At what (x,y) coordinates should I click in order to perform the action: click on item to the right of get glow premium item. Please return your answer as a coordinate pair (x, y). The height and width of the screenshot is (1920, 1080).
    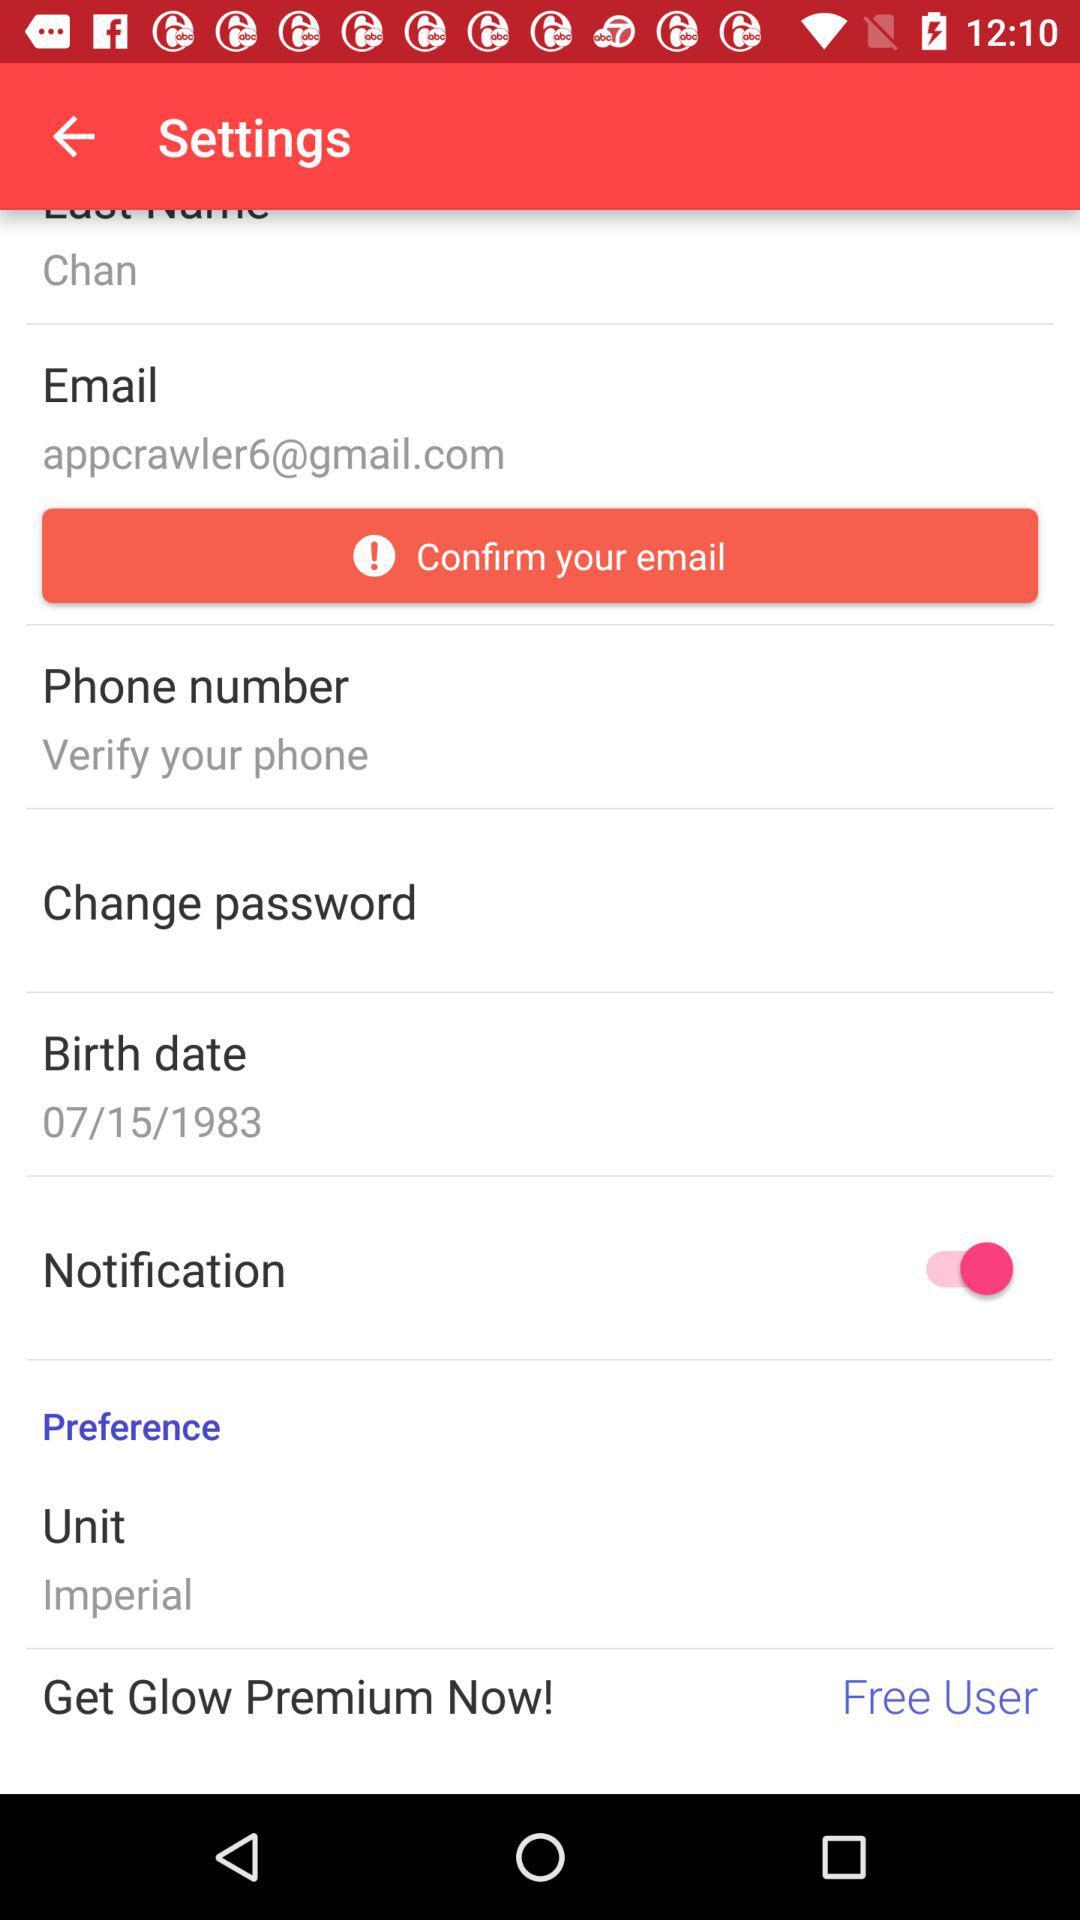
    Looking at the image, I should click on (939, 1694).